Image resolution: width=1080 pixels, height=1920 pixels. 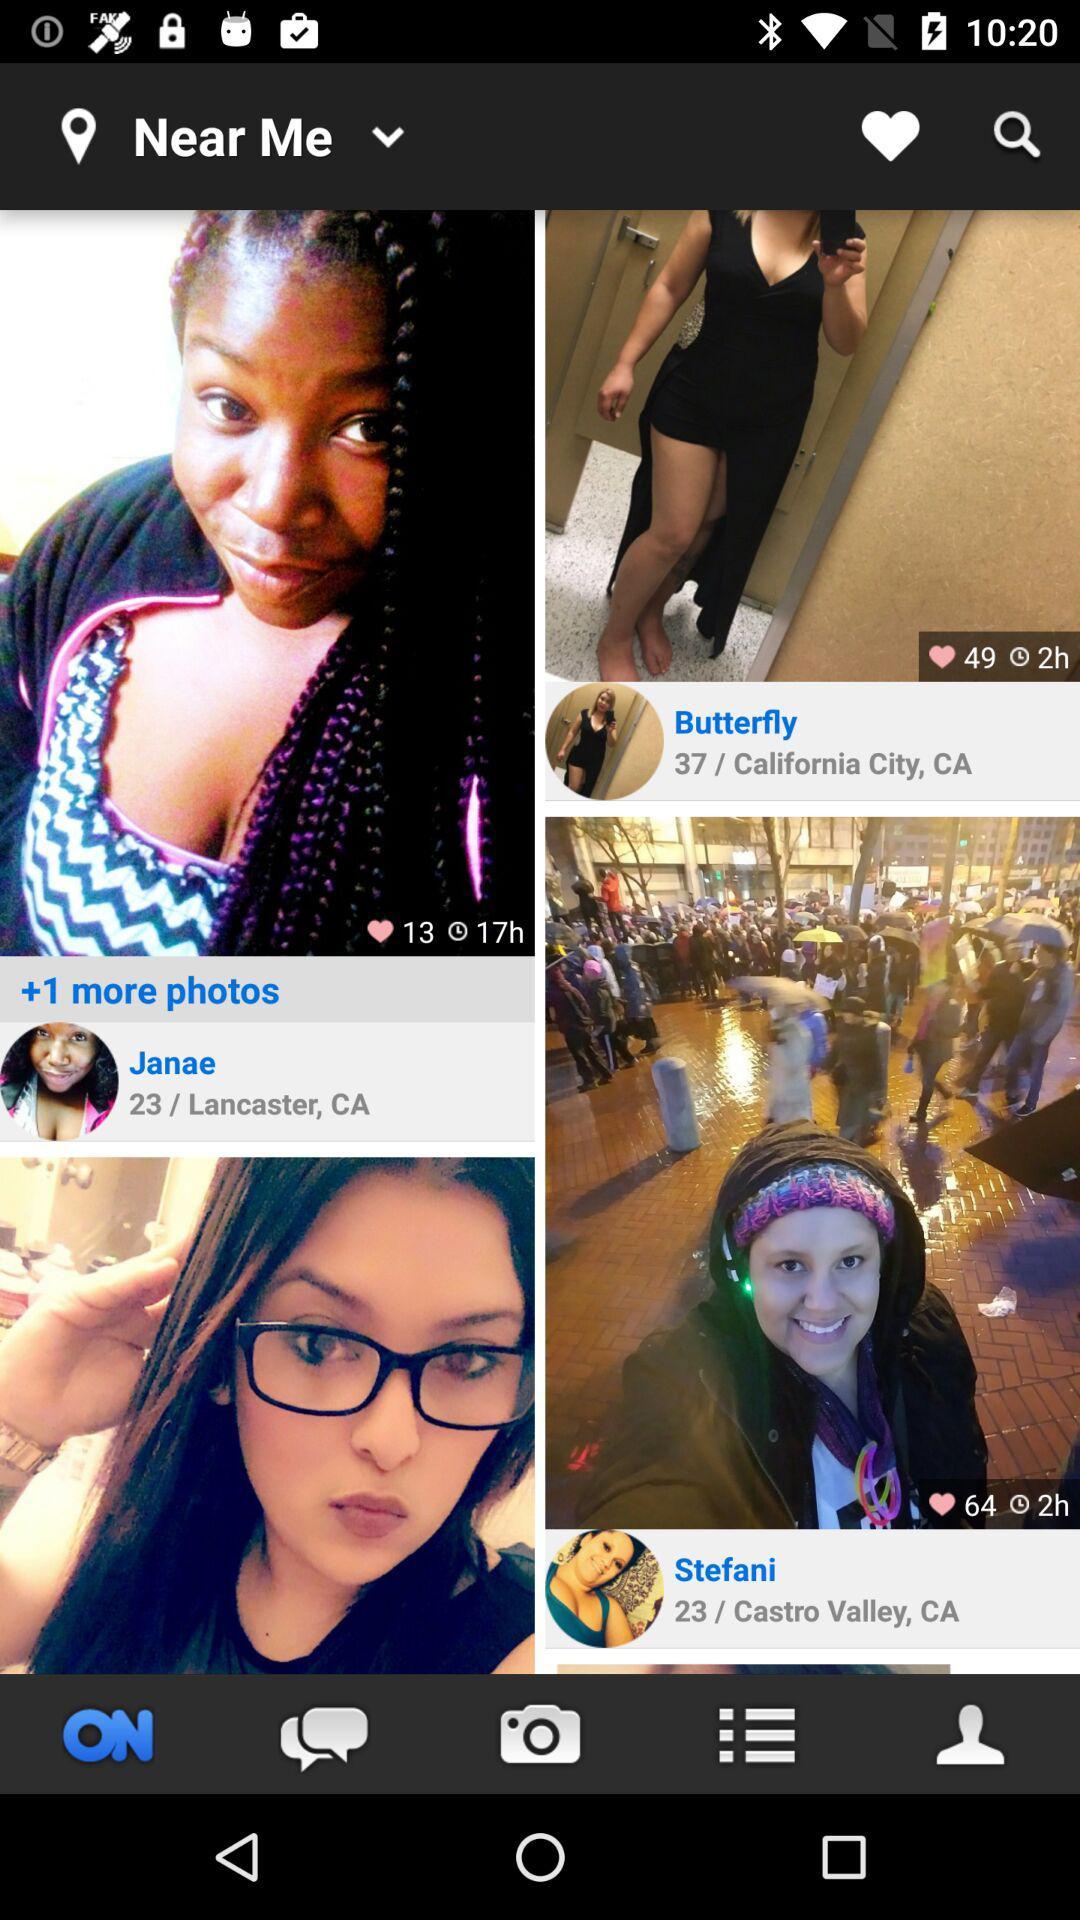 What do you see at coordinates (756, 1733) in the screenshot?
I see `open menu` at bounding box center [756, 1733].